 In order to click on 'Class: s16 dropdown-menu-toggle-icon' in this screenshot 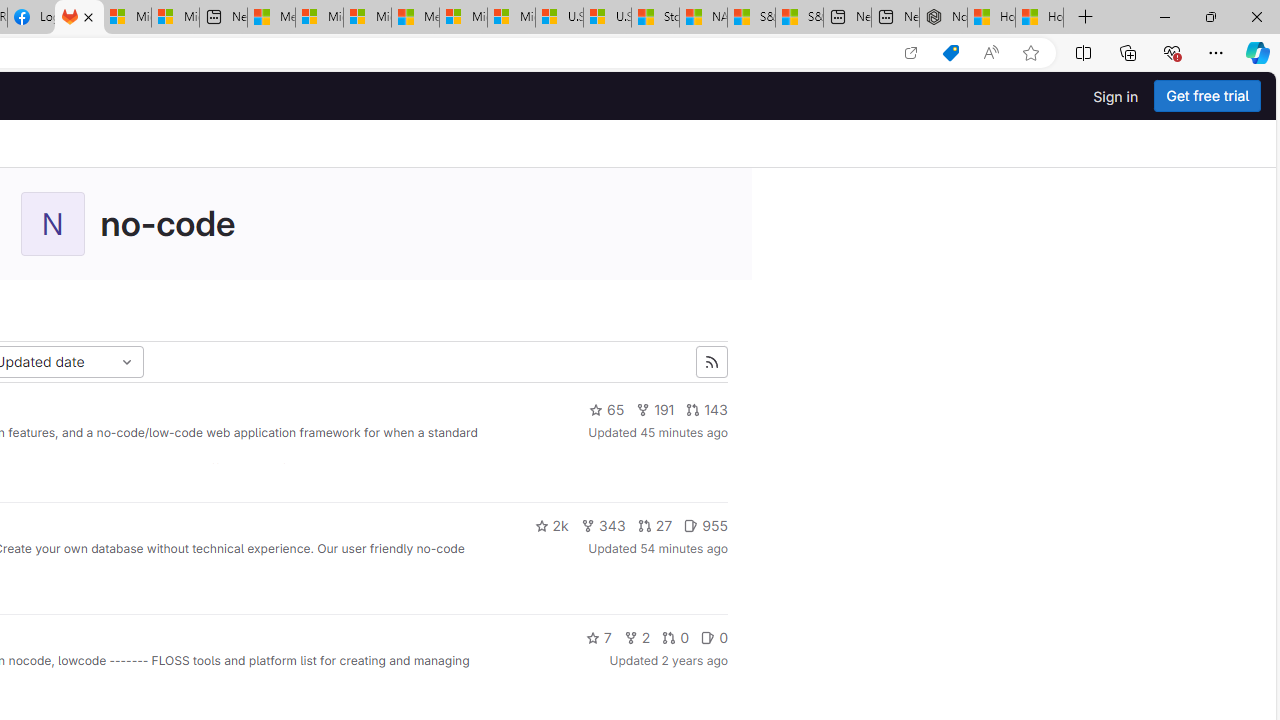, I will do `click(125, 362)`.